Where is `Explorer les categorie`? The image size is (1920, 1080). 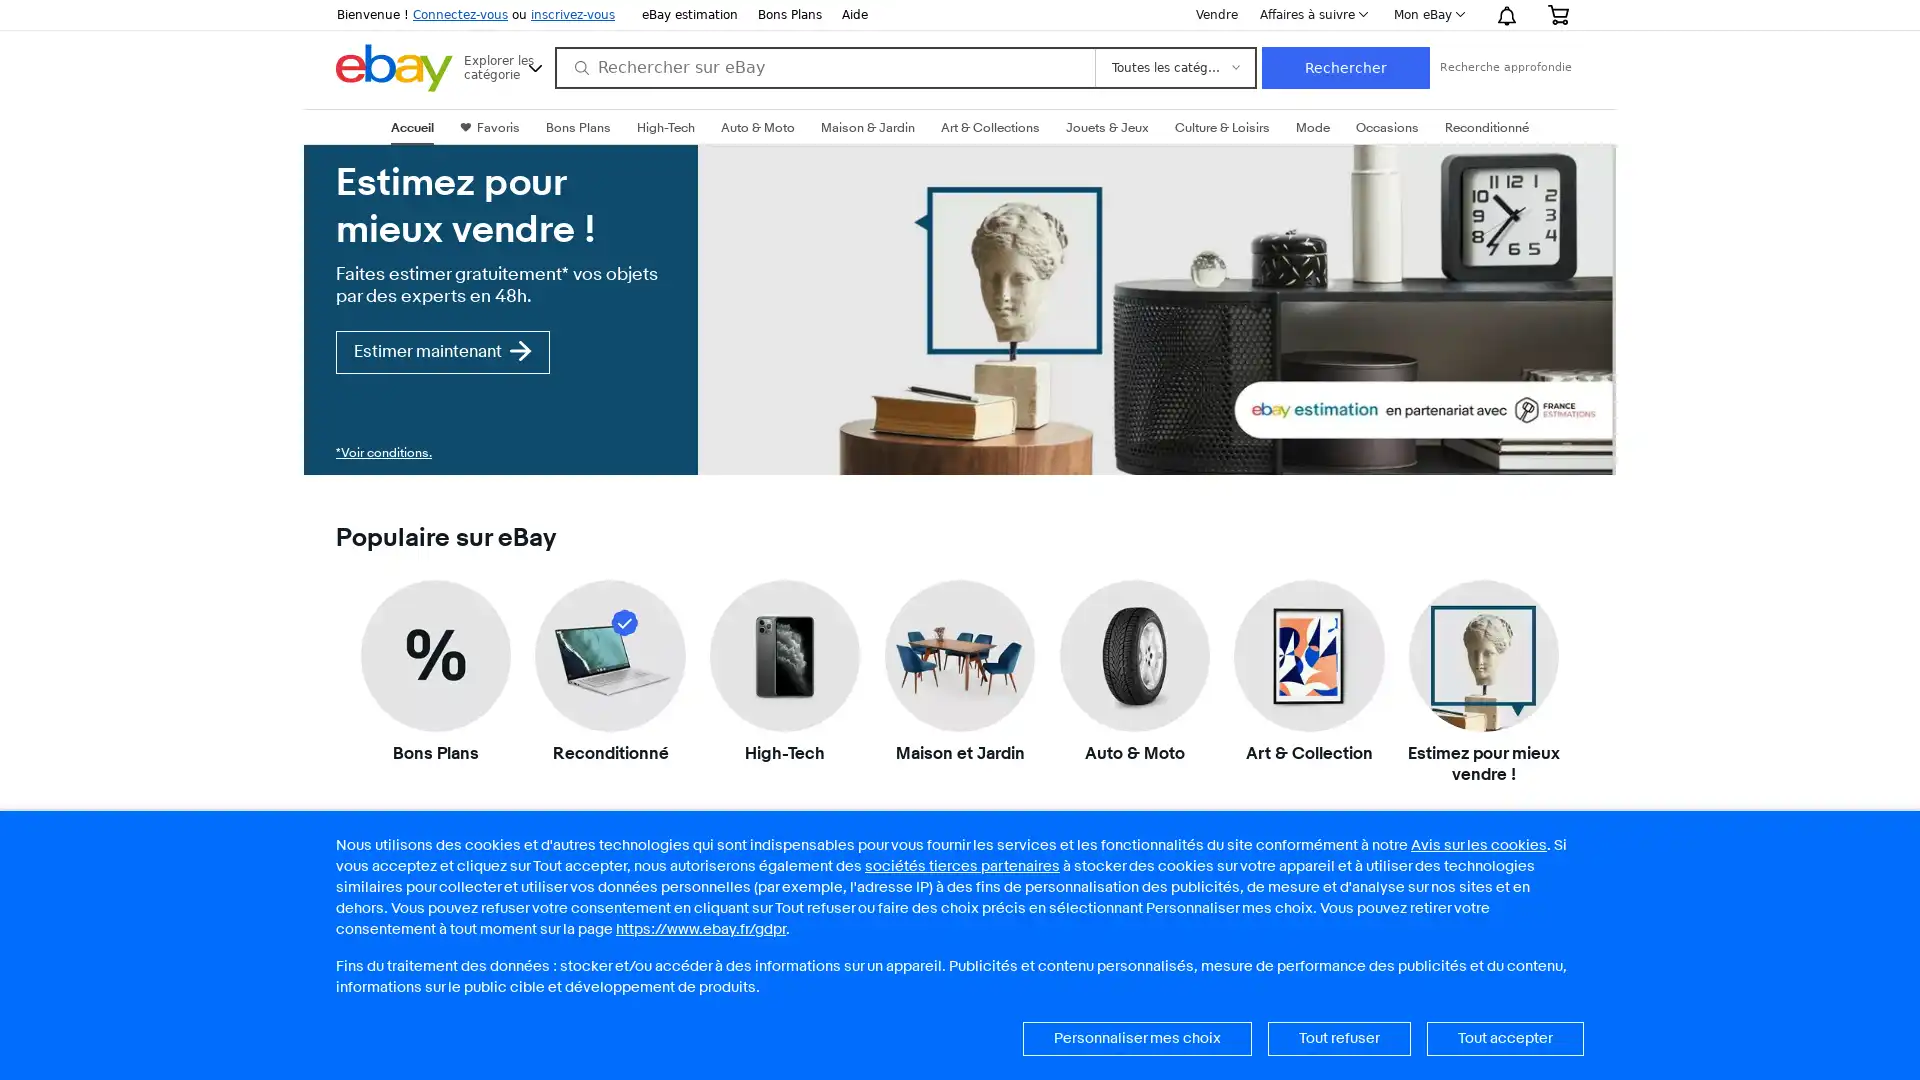
Explorer les categorie is located at coordinates (504, 64).